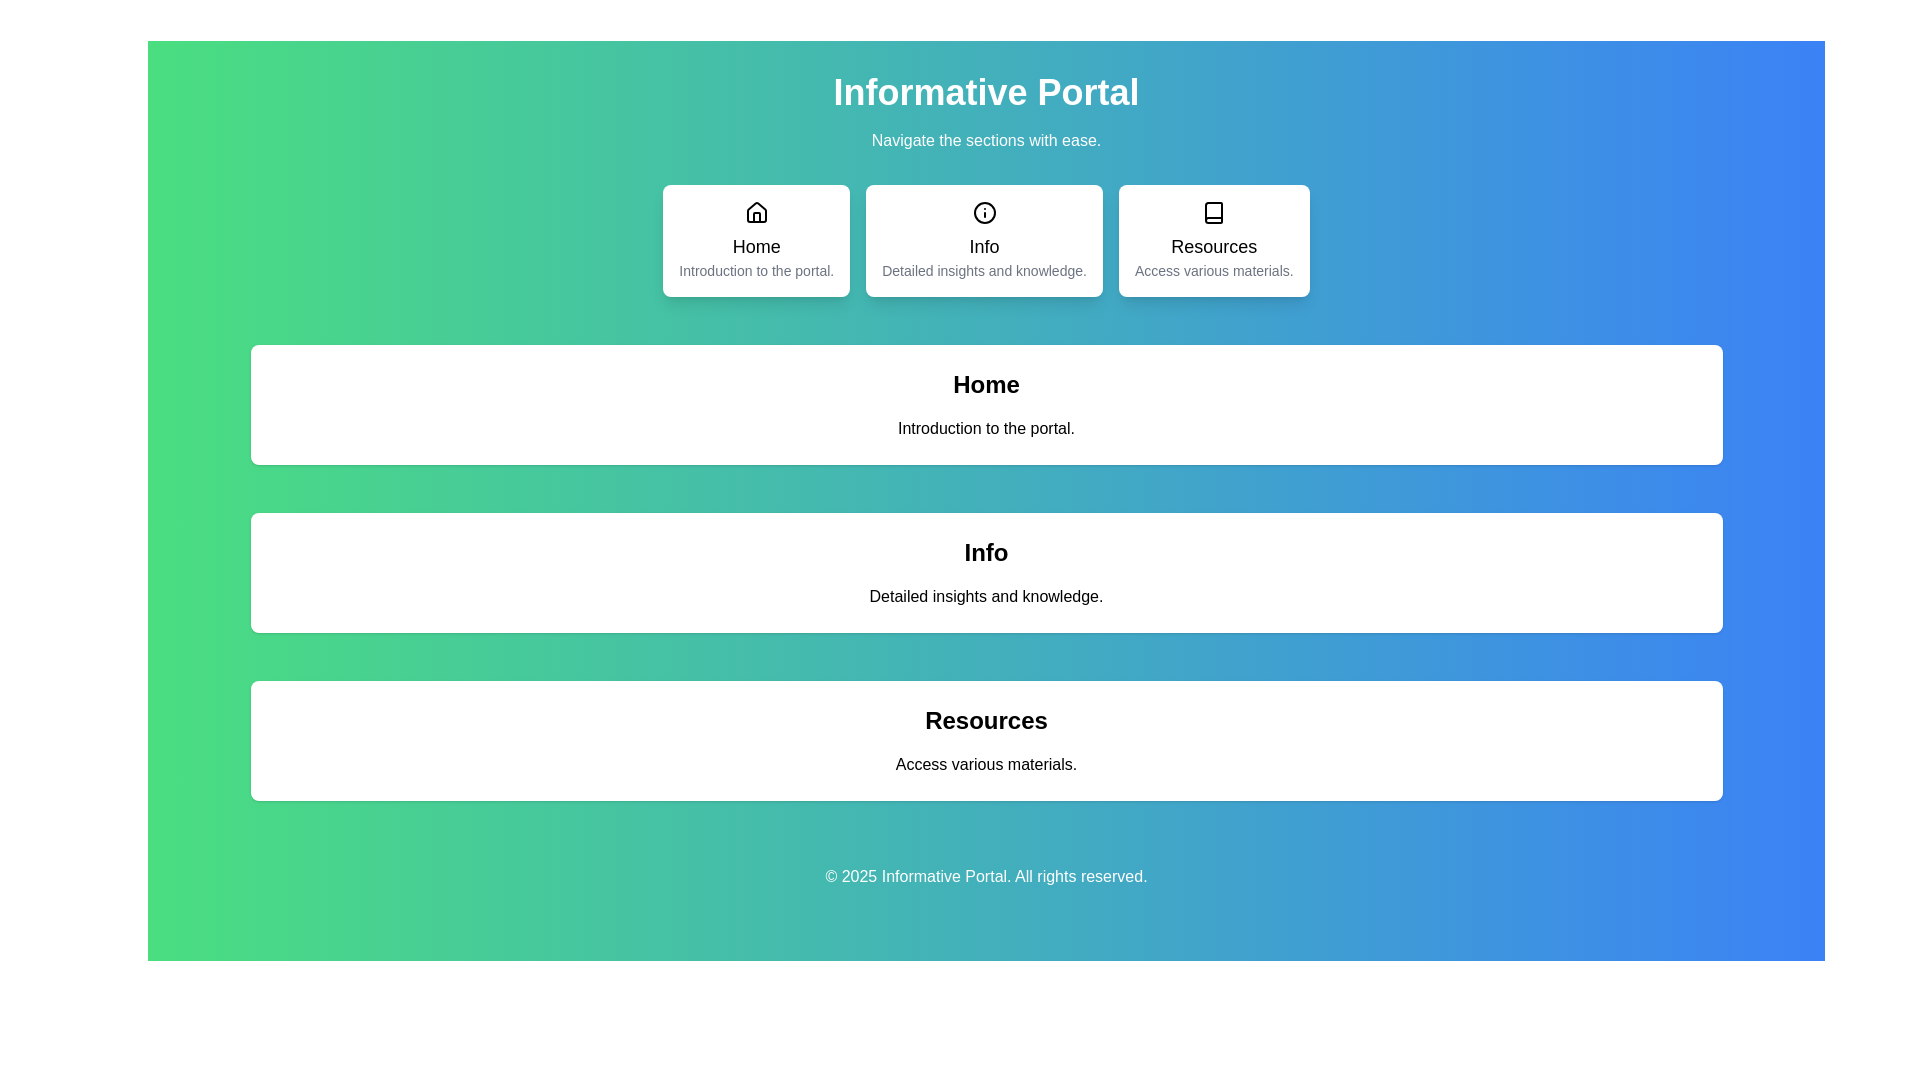 The height and width of the screenshot is (1080, 1920). I want to click on additional information provided by the description text label located beneath the 'Resources' title and centrally aligned with the button's icon, so click(1213, 270).